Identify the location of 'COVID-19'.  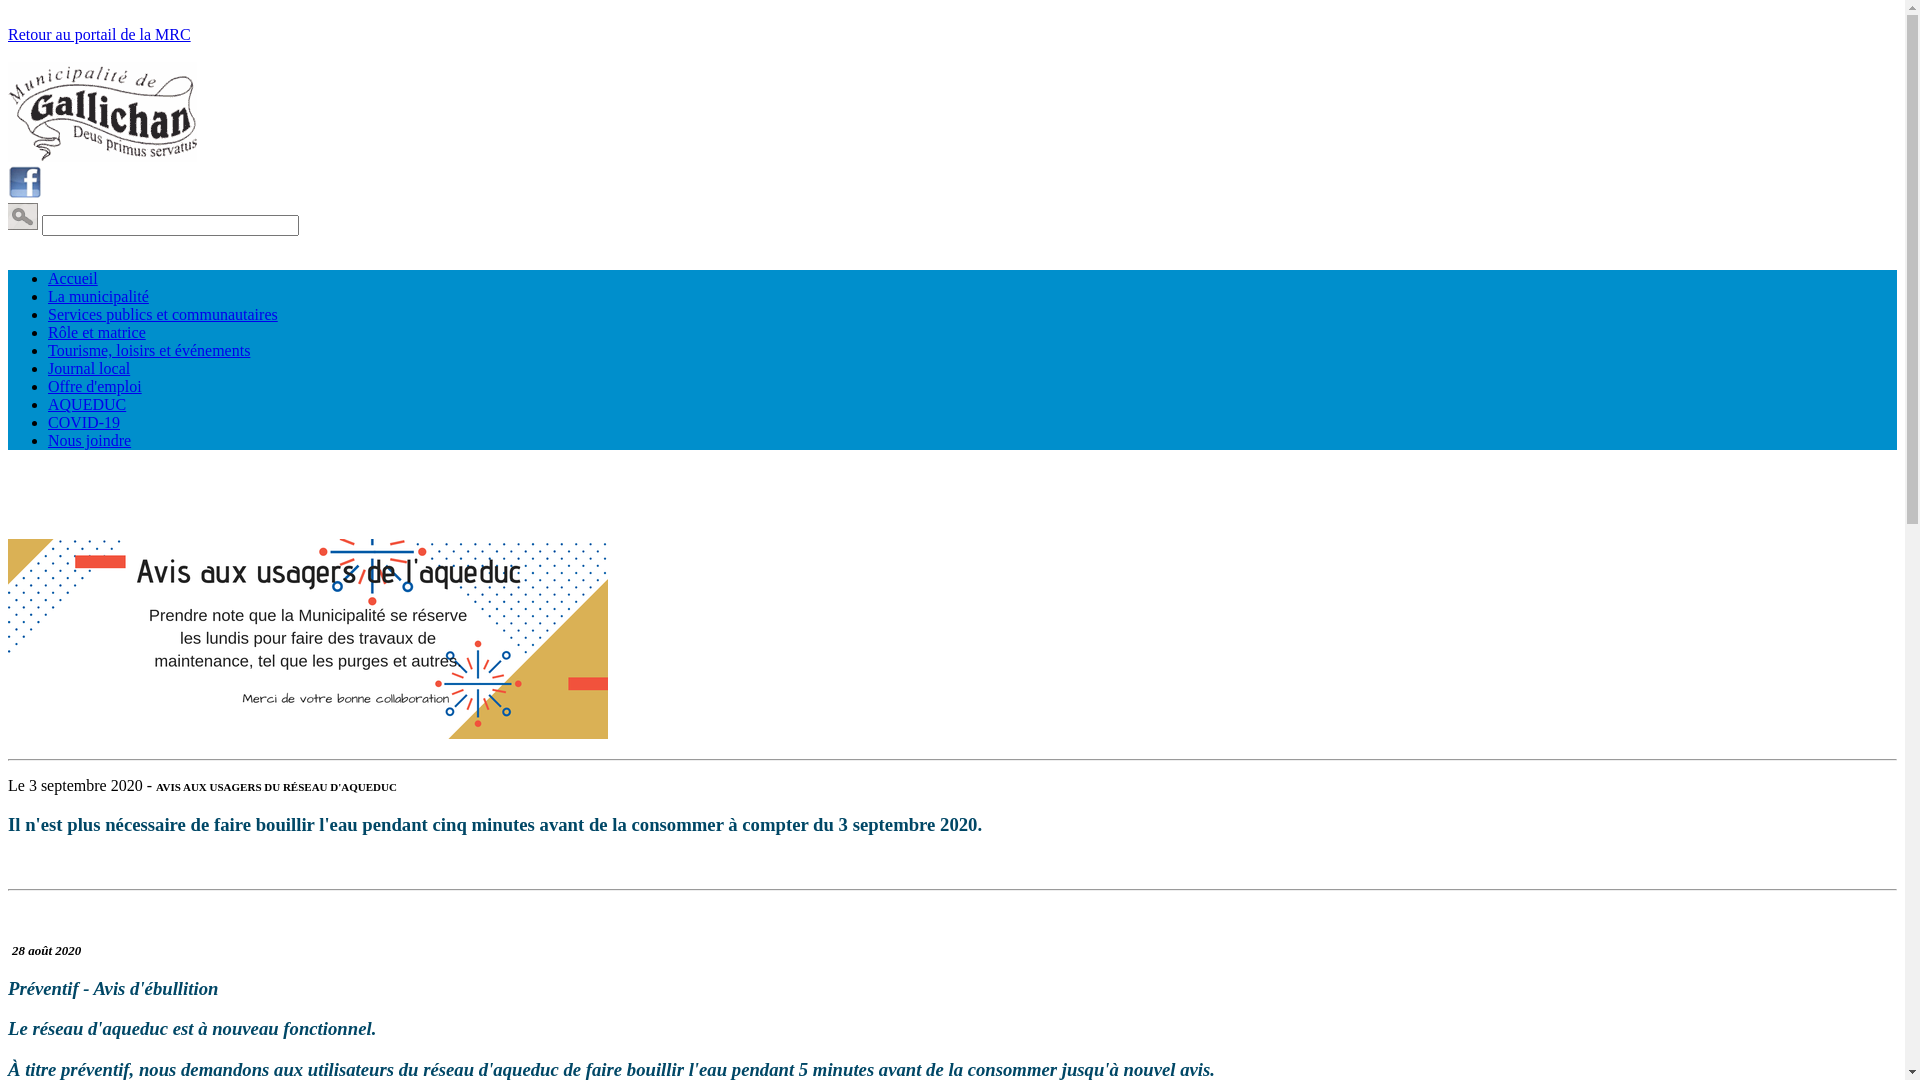
(82, 421).